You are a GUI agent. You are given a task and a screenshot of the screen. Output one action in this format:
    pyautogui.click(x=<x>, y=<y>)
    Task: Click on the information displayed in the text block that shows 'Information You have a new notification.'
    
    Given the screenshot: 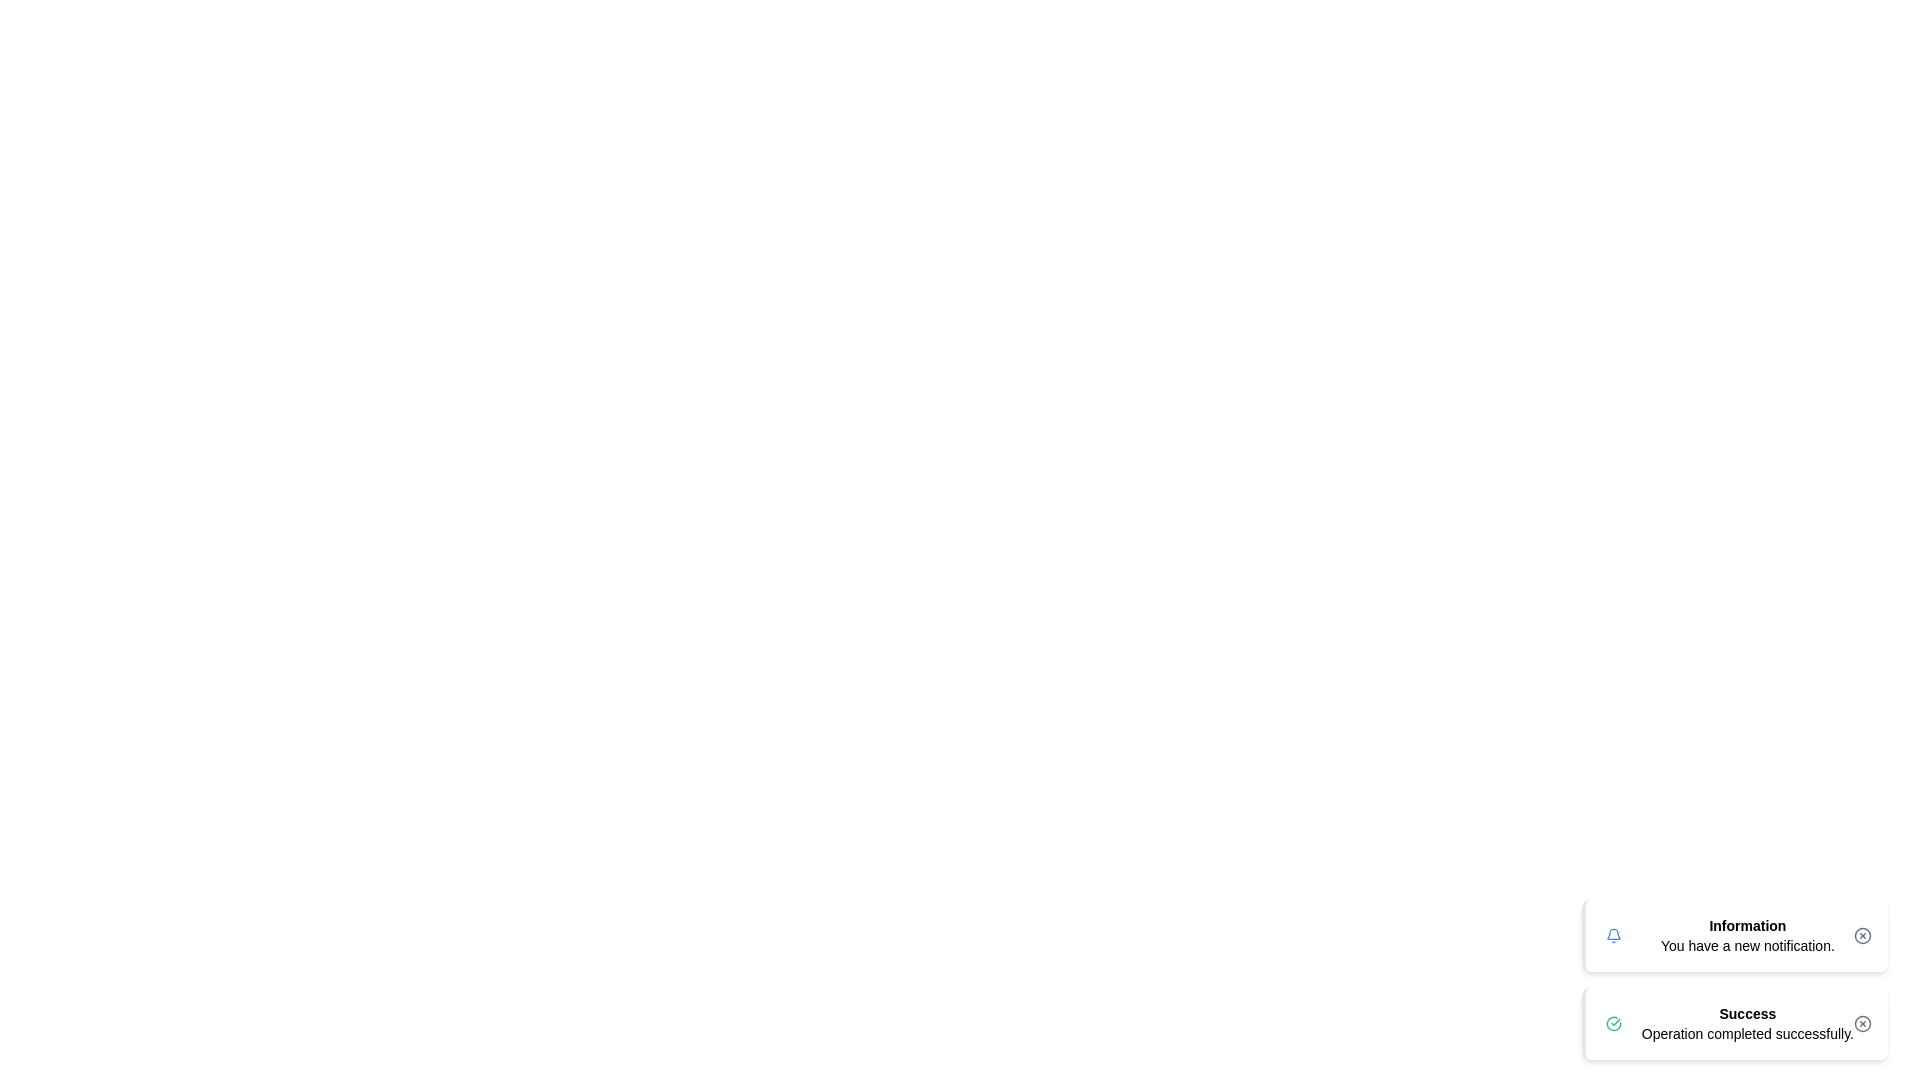 What is the action you would take?
    pyautogui.click(x=1746, y=936)
    